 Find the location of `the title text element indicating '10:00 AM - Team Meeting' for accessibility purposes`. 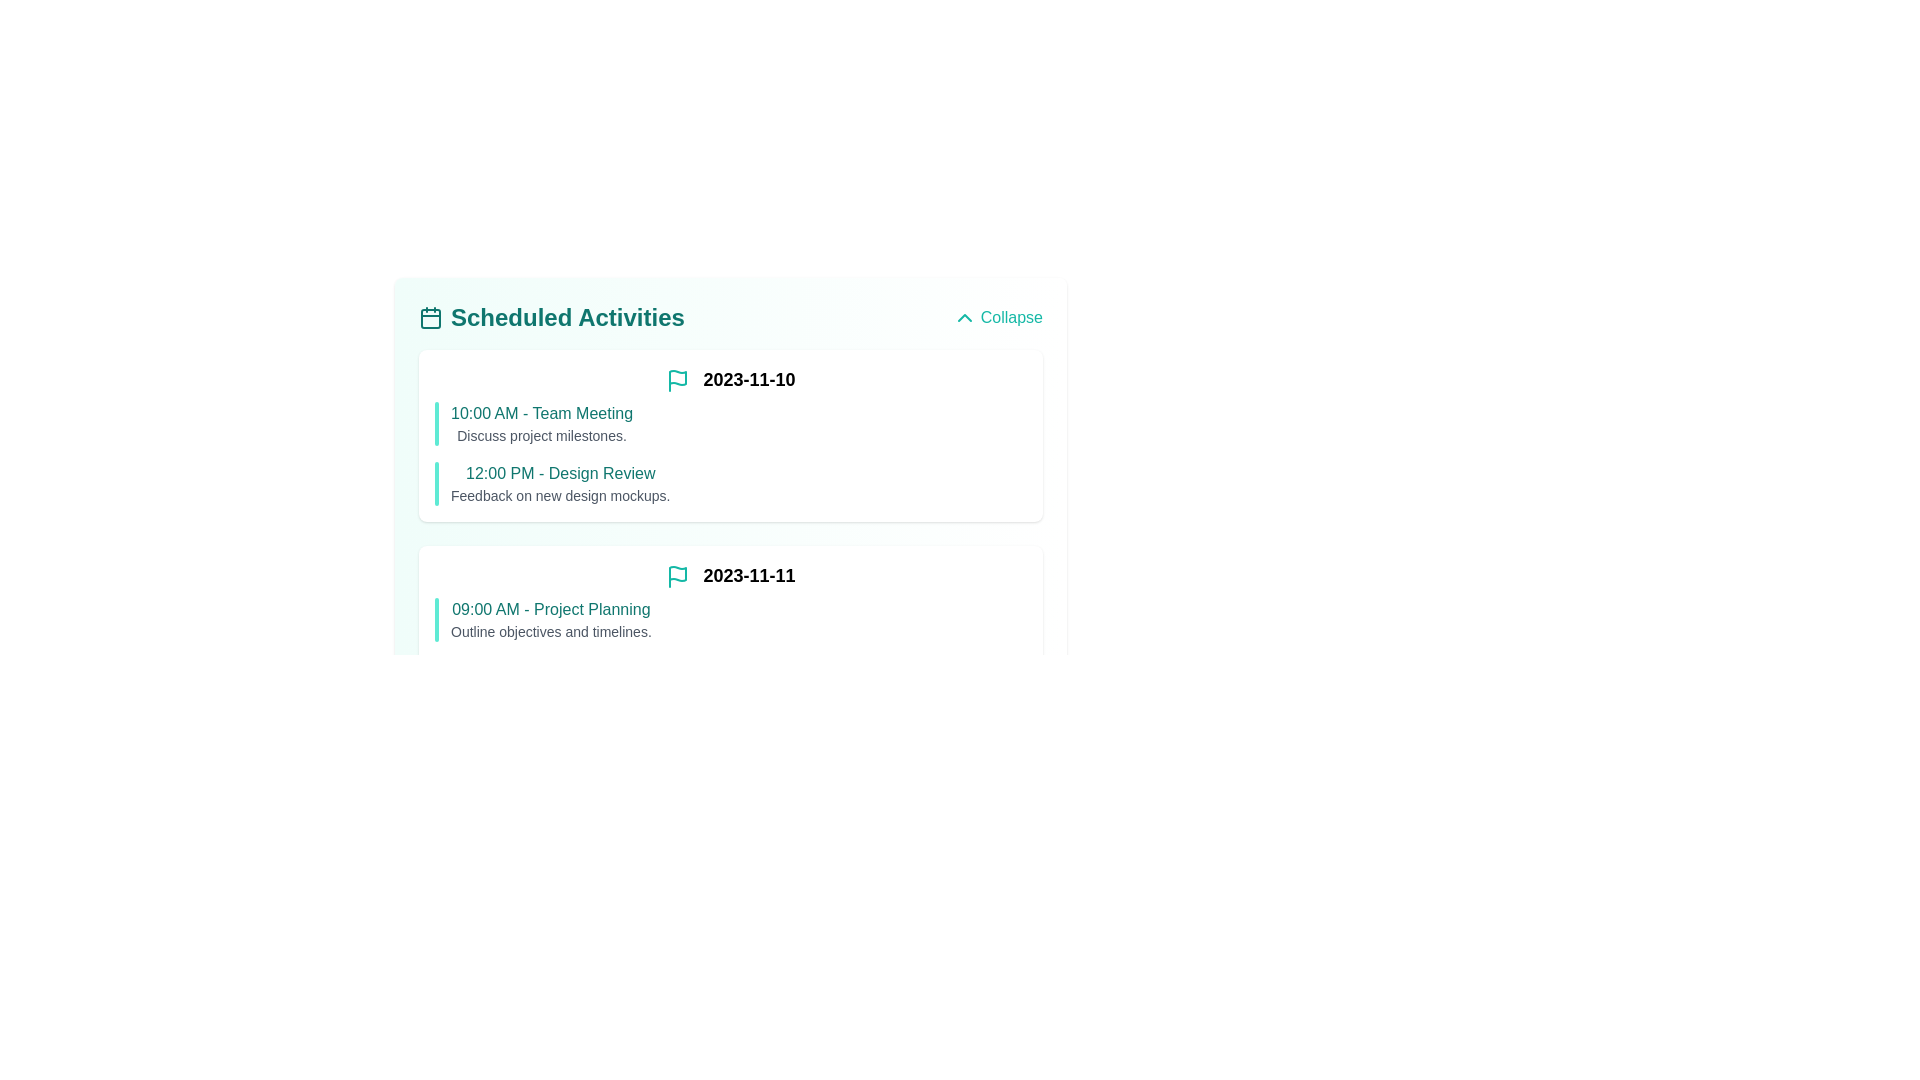

the title text element indicating '10:00 AM - Team Meeting' for accessibility purposes is located at coordinates (542, 412).